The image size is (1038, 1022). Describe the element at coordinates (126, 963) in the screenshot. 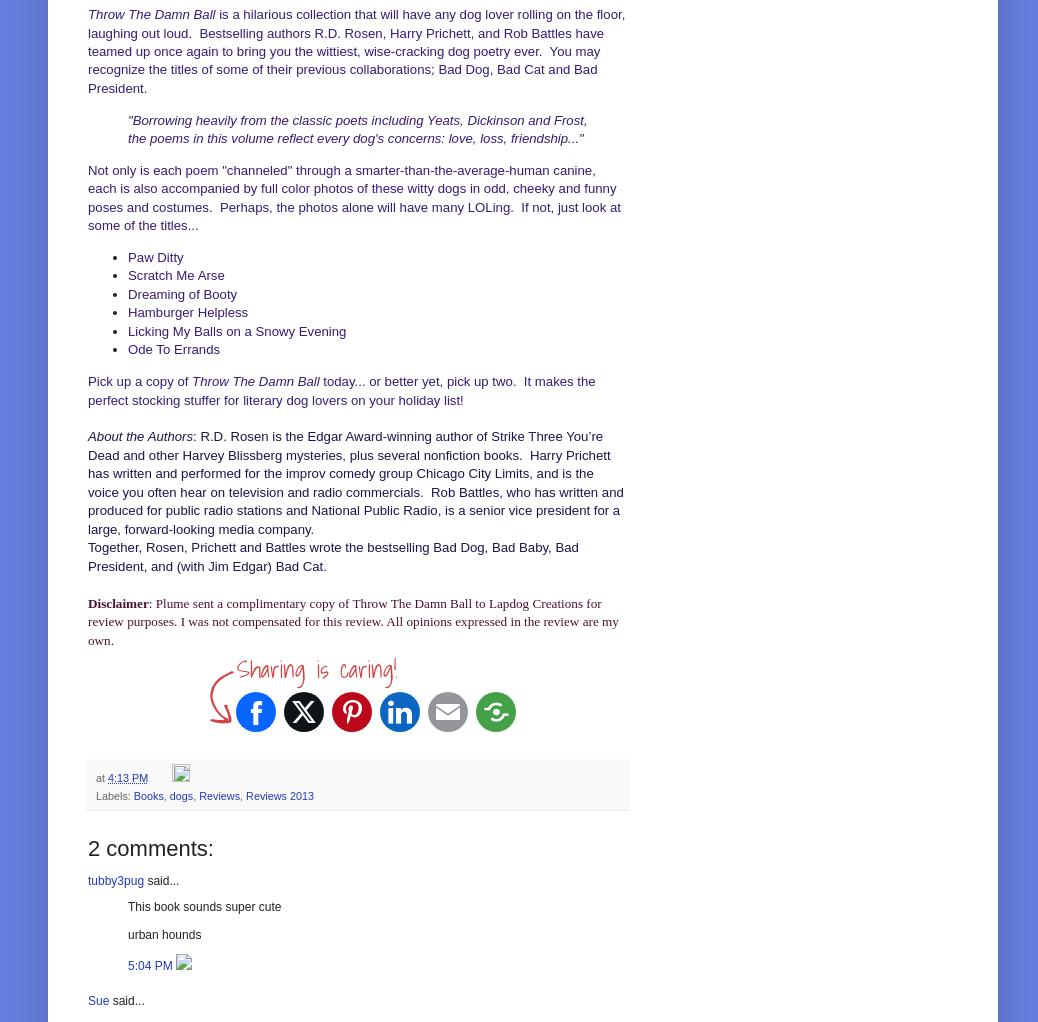

I see `'5:04 PM'` at that location.